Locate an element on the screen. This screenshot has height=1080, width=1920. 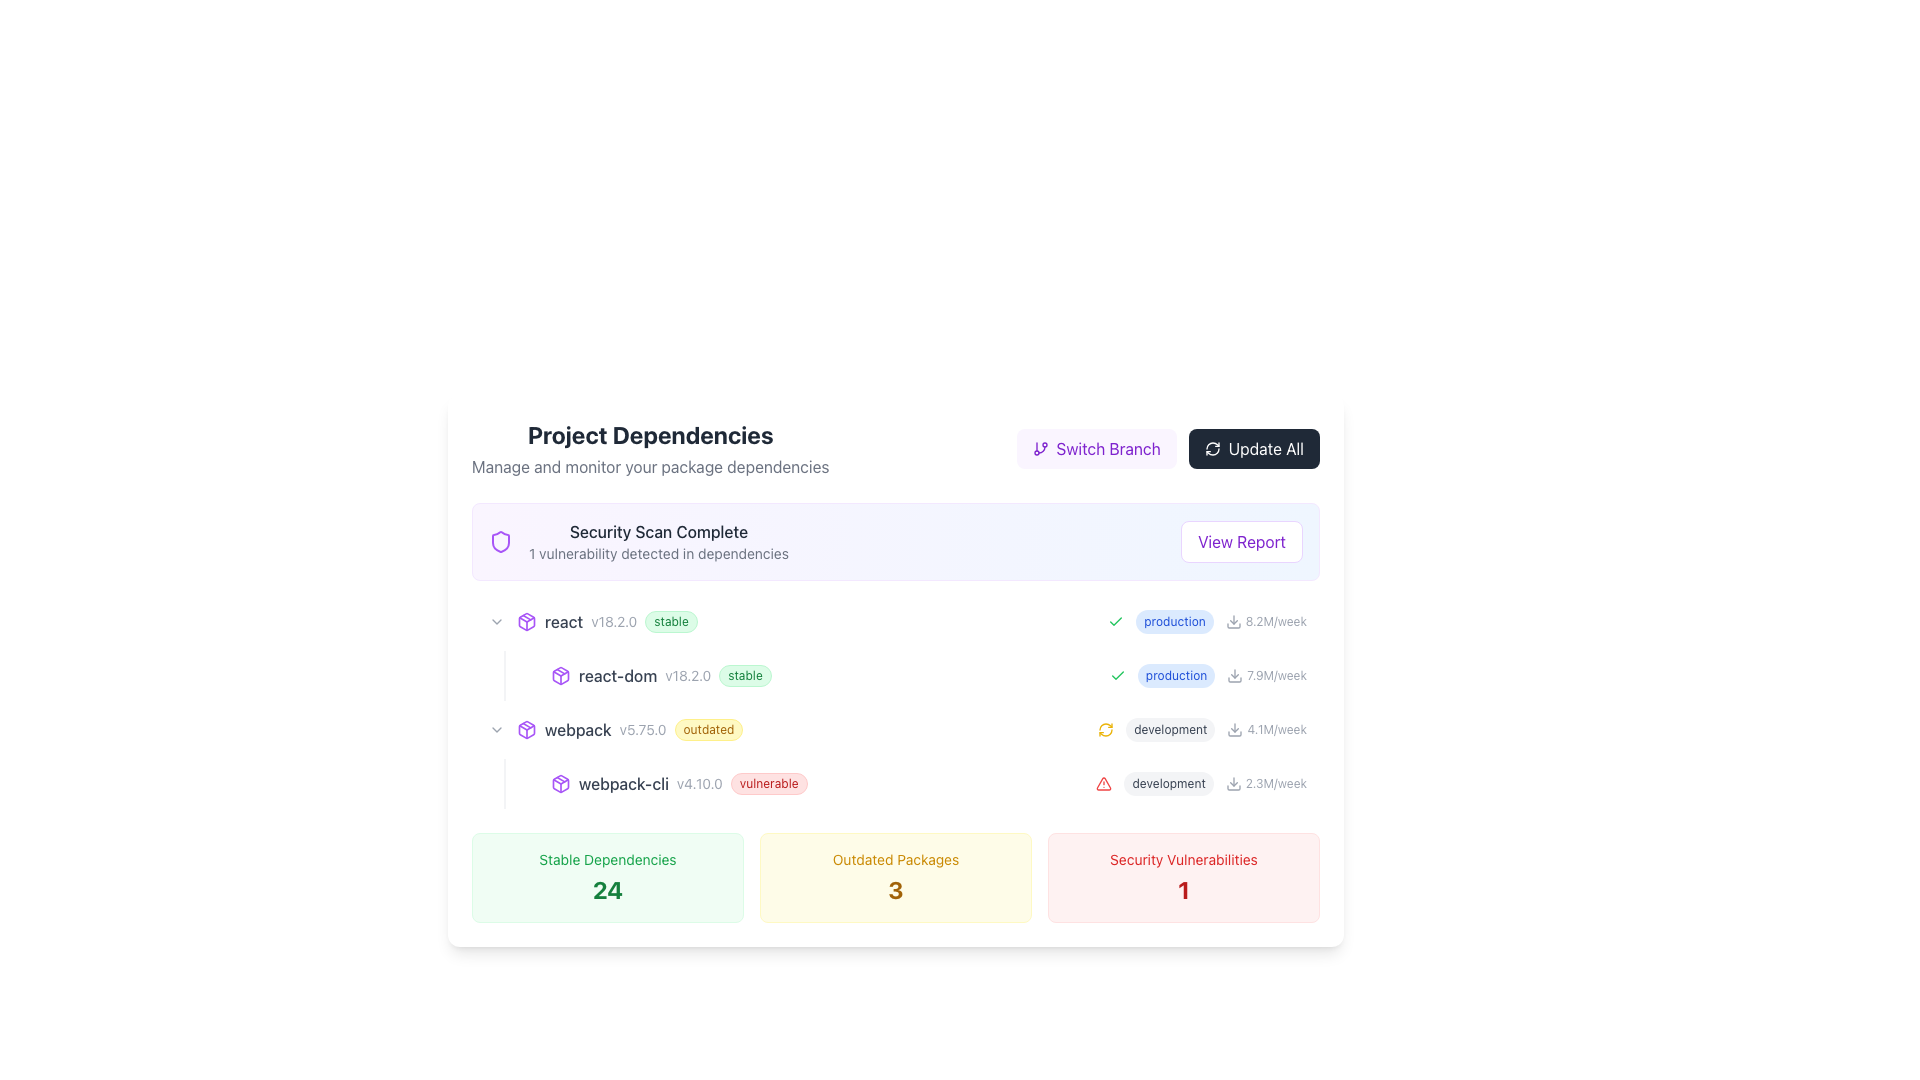
the small, downward-pointing chevron icon button located to the left of the text 'webpack v5.75.0 outdated' is located at coordinates (497, 729).